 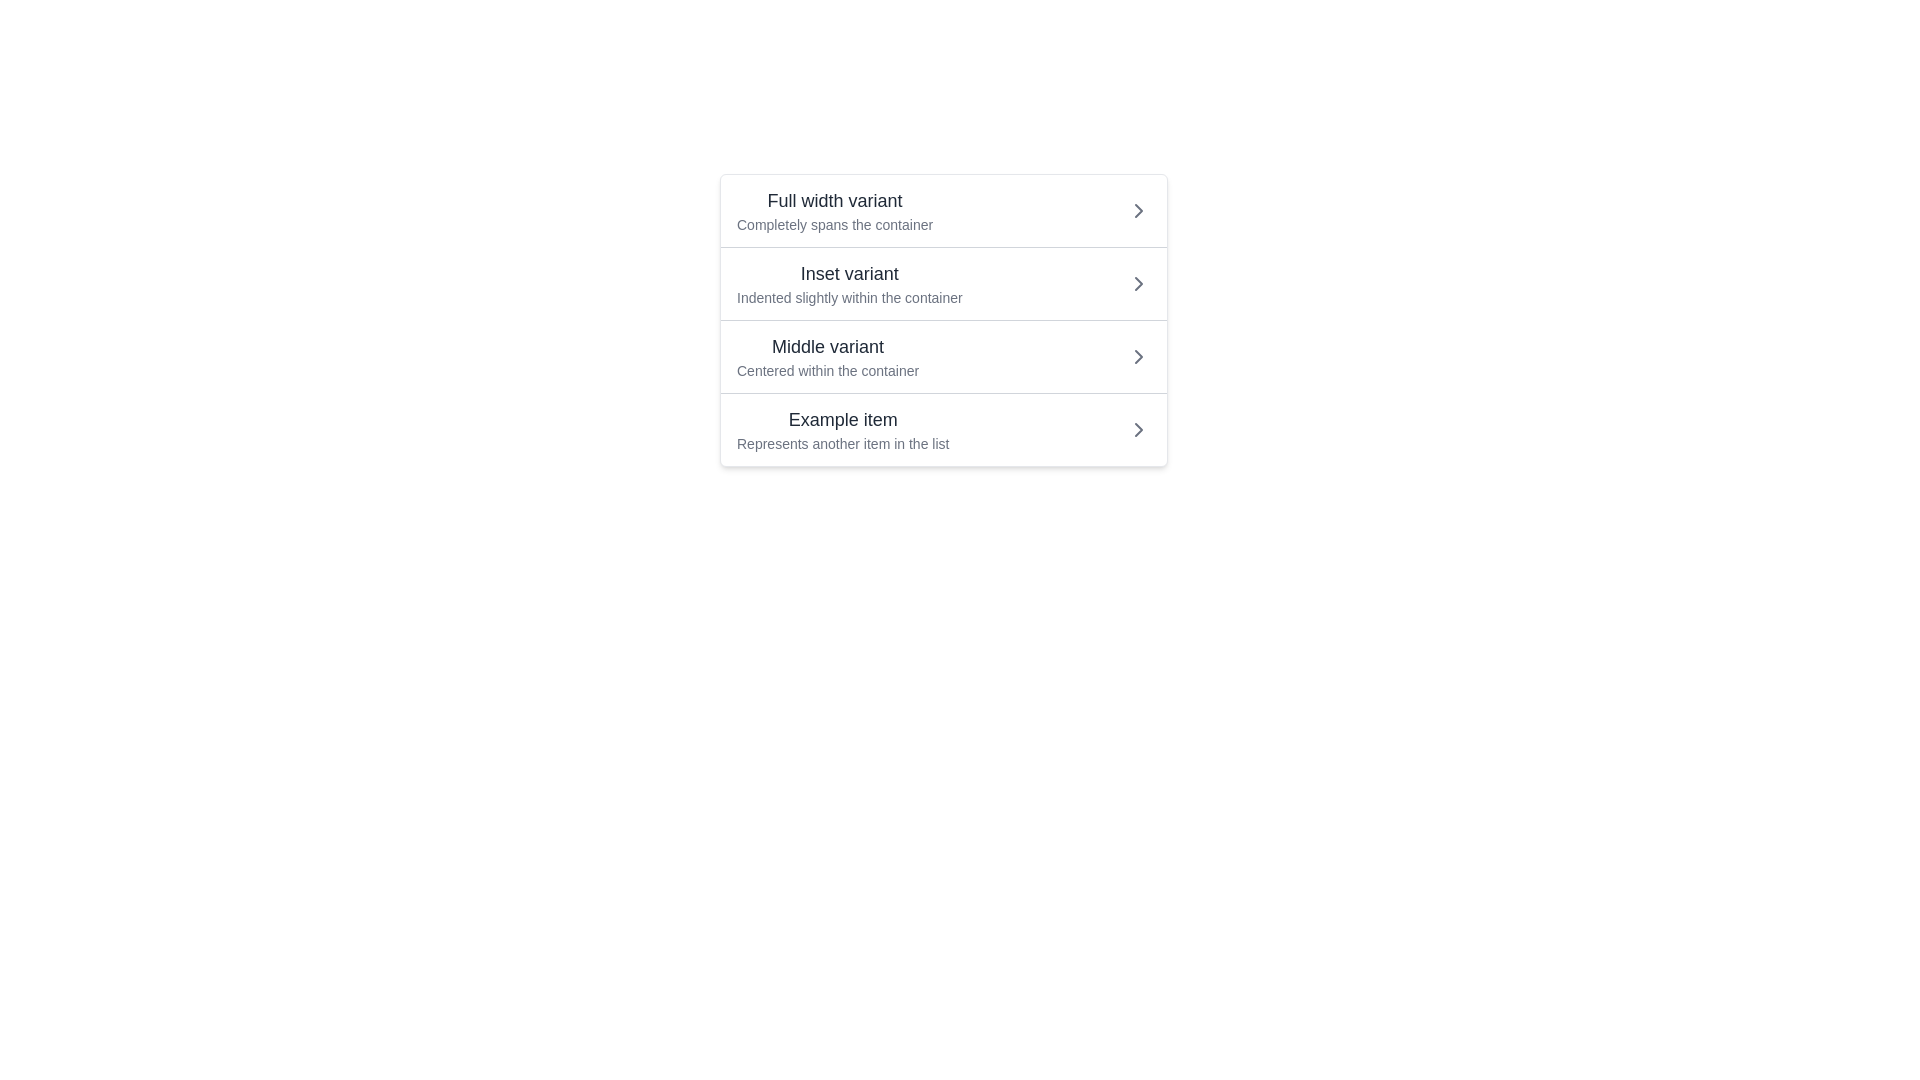 What do you see at coordinates (1138, 356) in the screenshot?
I see `the rightward chevron icon located next to the 'Middle variant' text` at bounding box center [1138, 356].